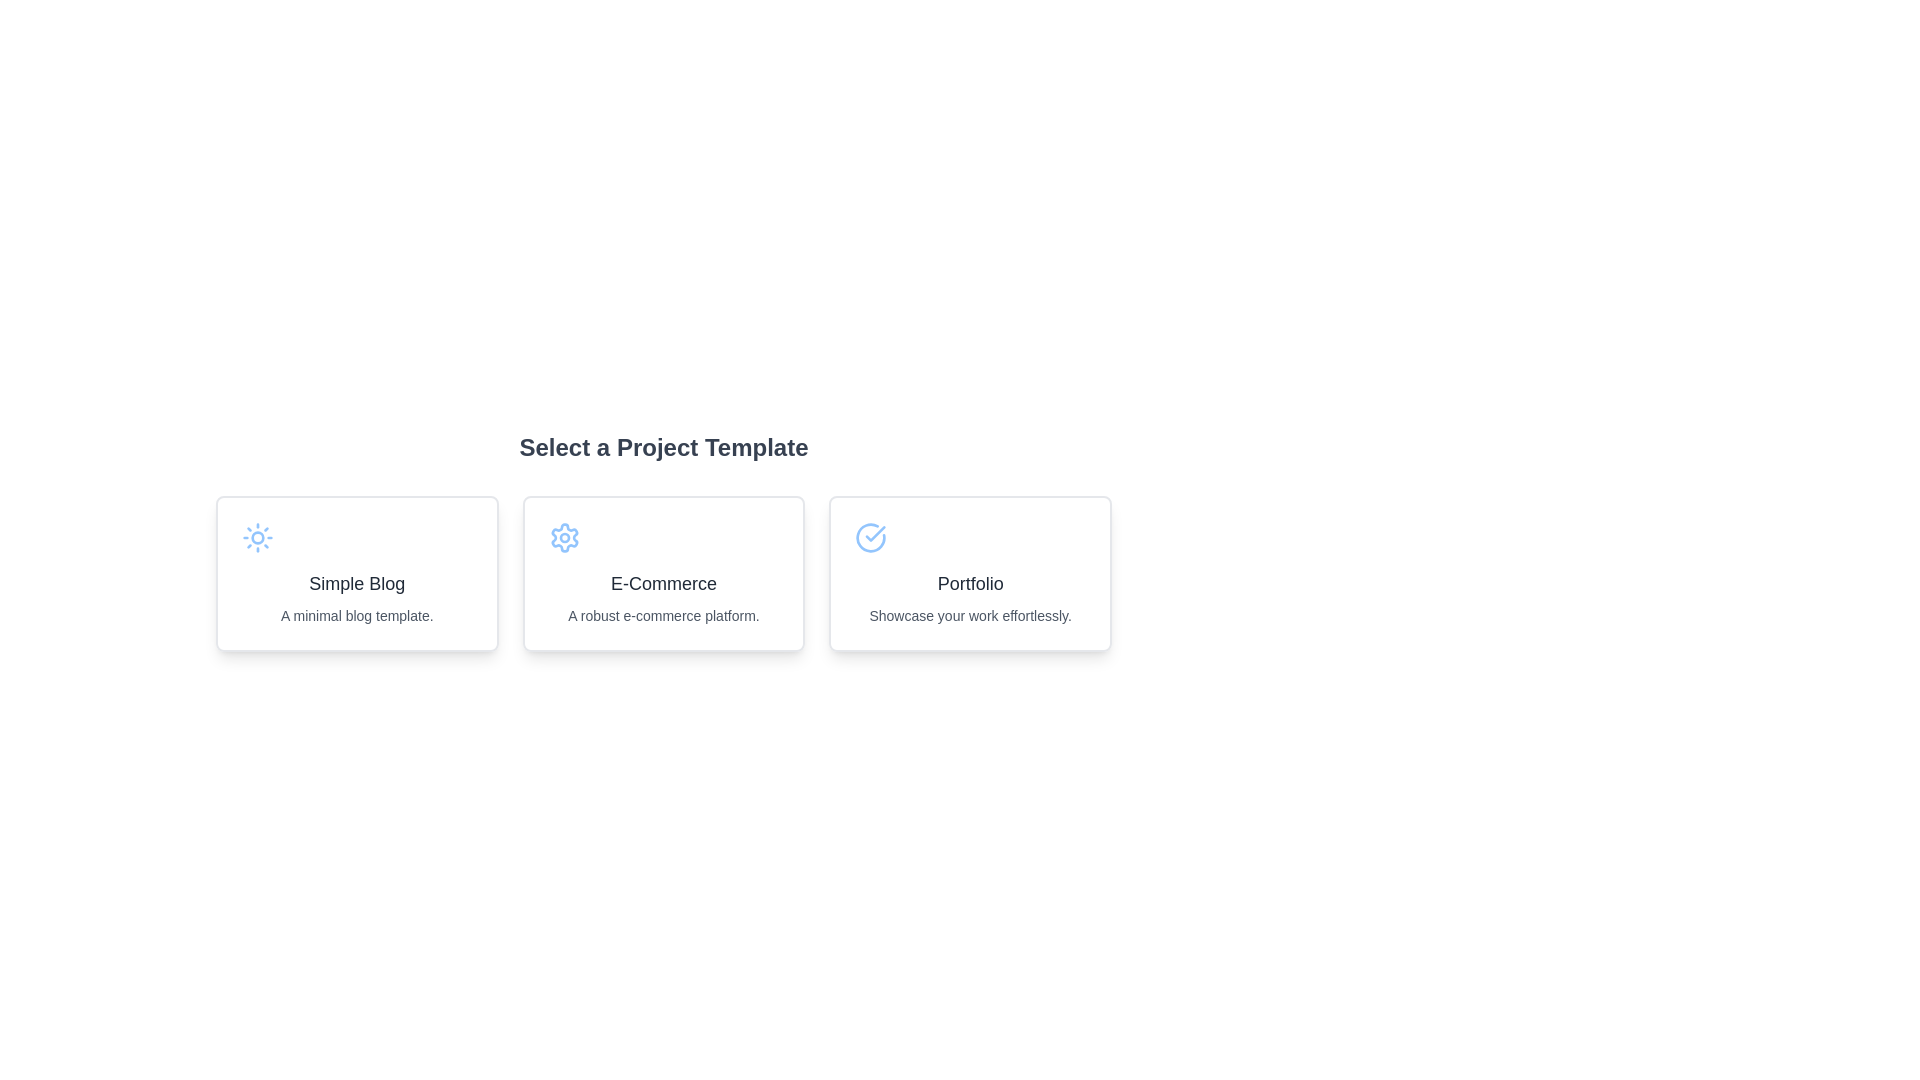 This screenshot has width=1920, height=1080. Describe the element at coordinates (563, 536) in the screenshot. I see `the cogwheel icon, which has a light blue color and distinct tooth-like protrusions` at that location.